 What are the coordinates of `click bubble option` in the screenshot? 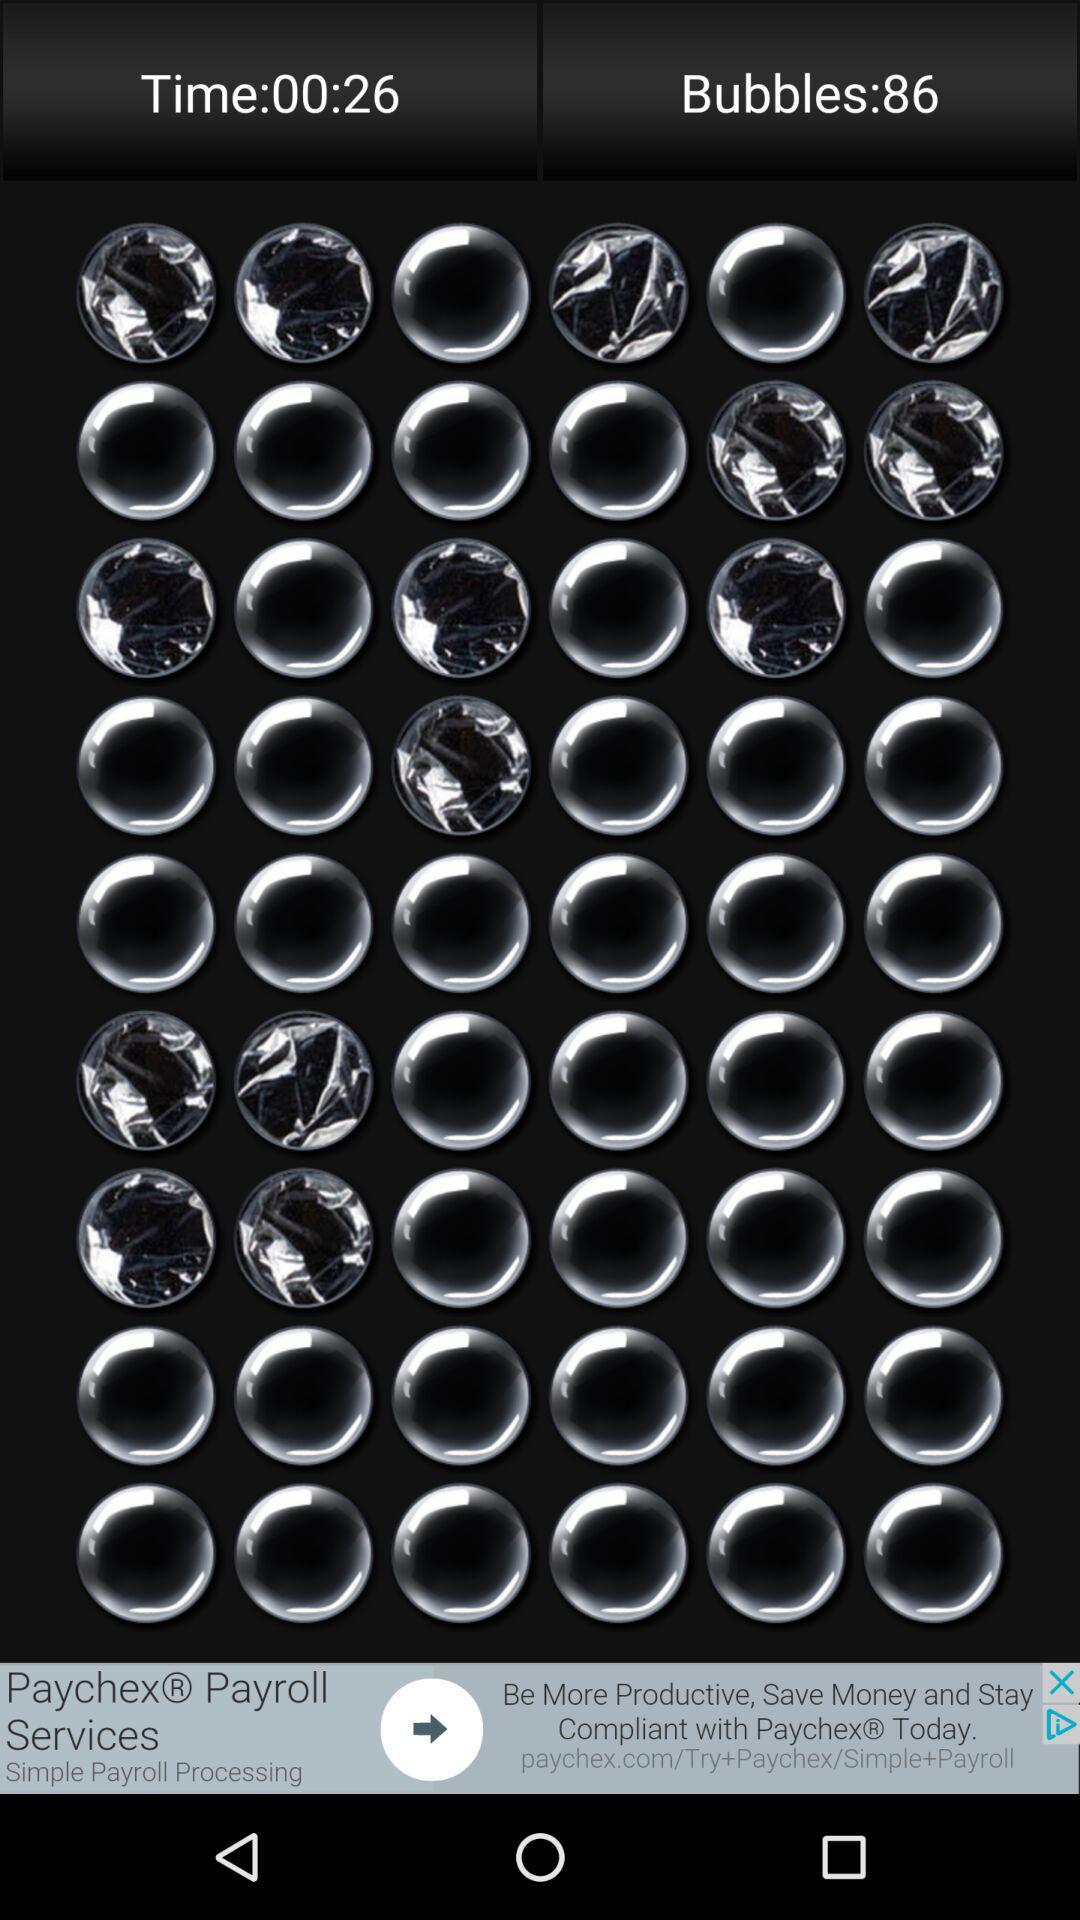 It's located at (461, 1237).